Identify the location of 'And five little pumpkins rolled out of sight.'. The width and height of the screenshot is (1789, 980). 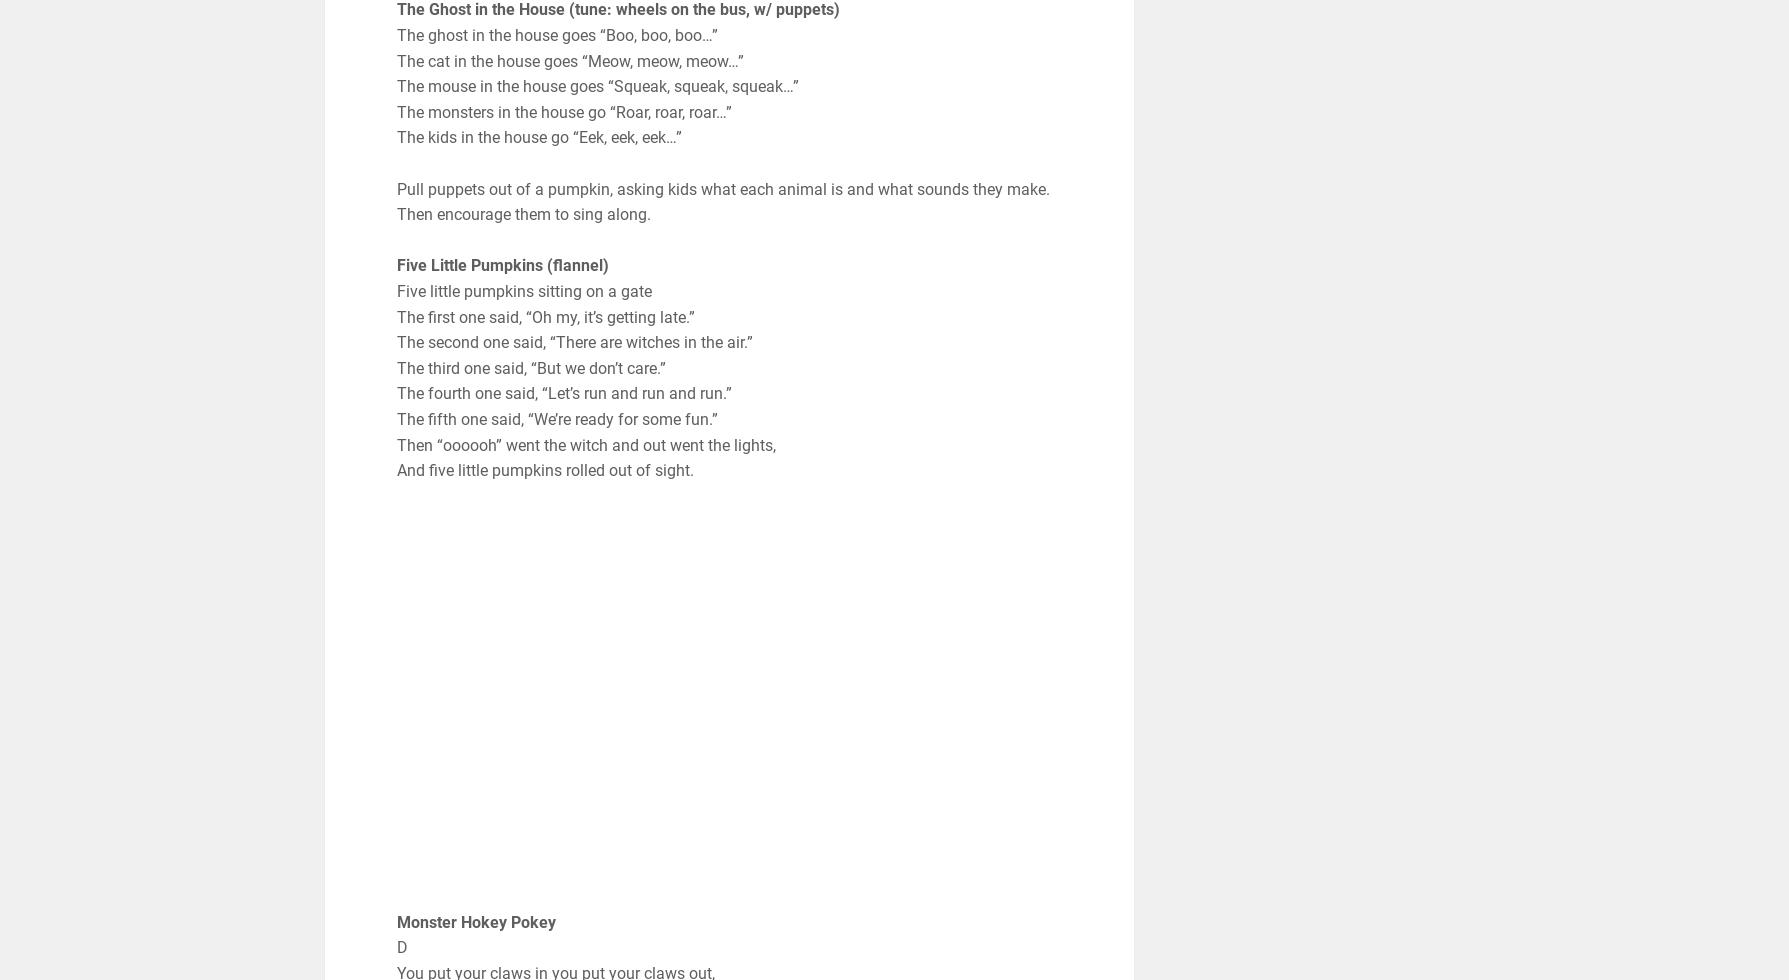
(543, 470).